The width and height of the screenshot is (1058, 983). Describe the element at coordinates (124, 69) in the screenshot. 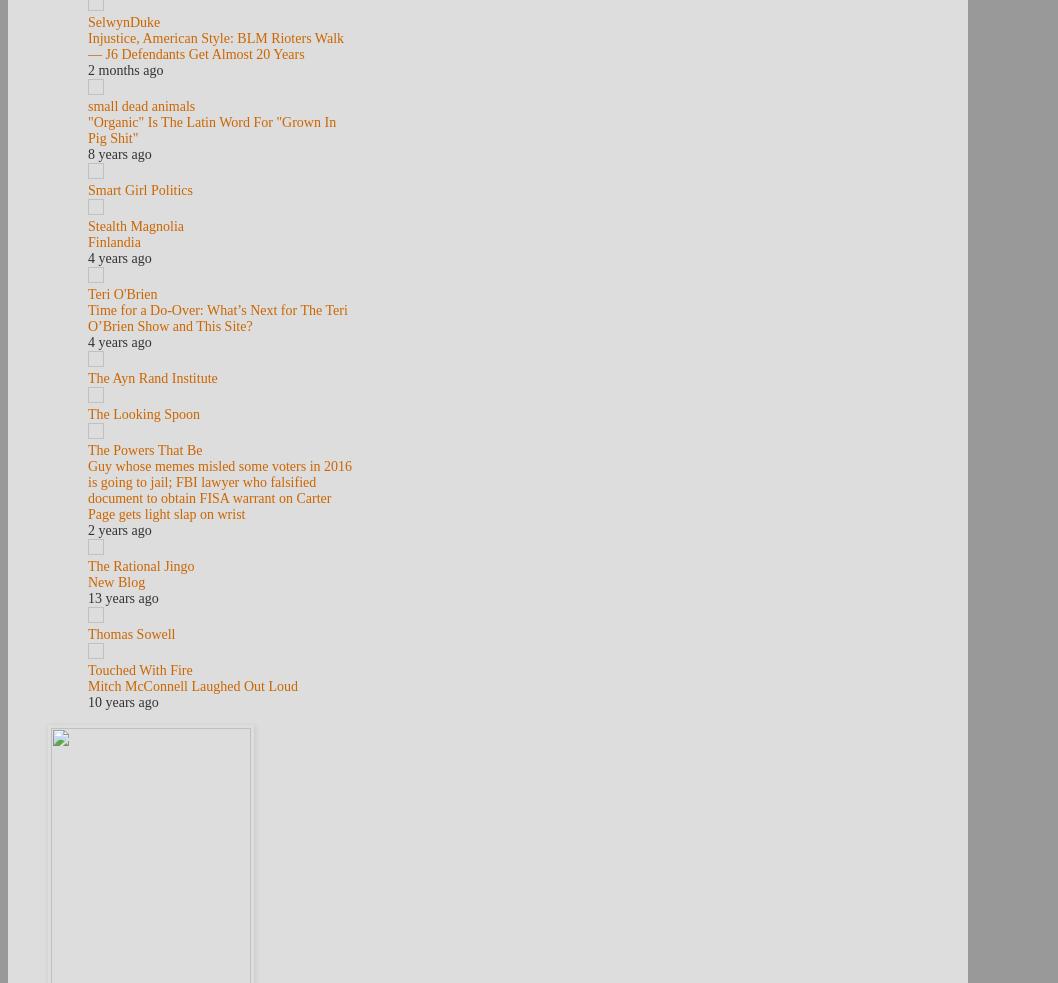

I see `'2 months ago'` at that location.